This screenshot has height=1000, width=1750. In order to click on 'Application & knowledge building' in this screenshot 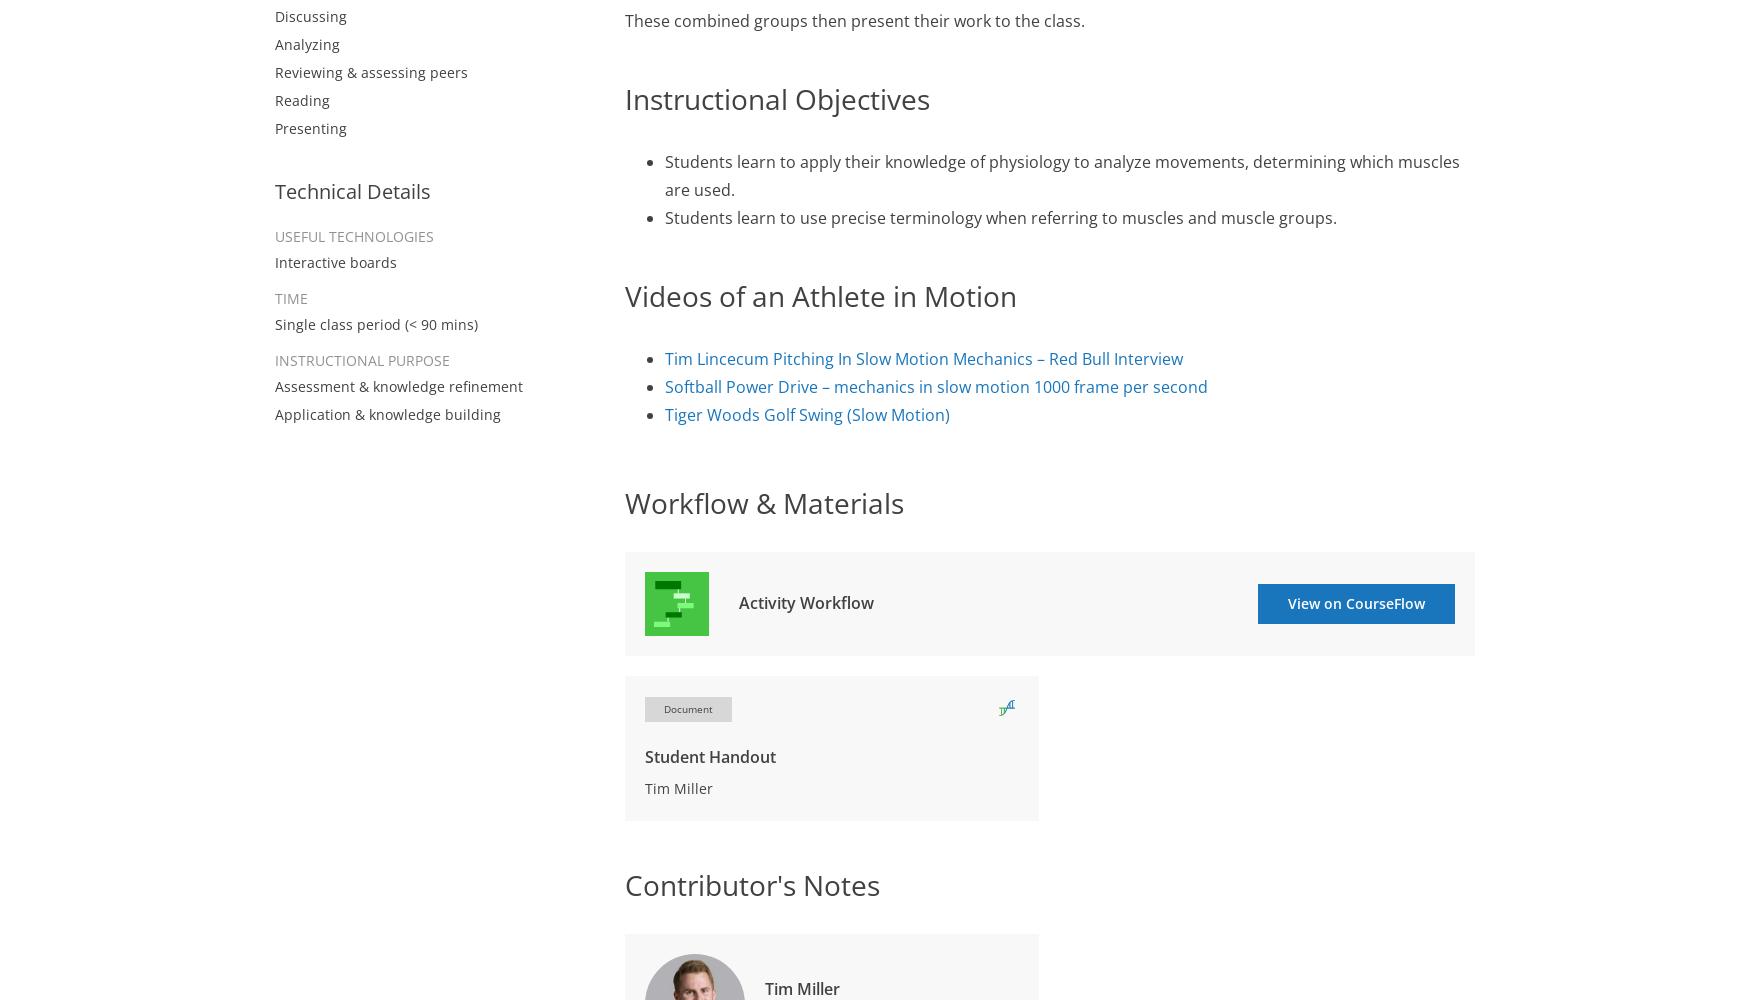, I will do `click(386, 413)`.